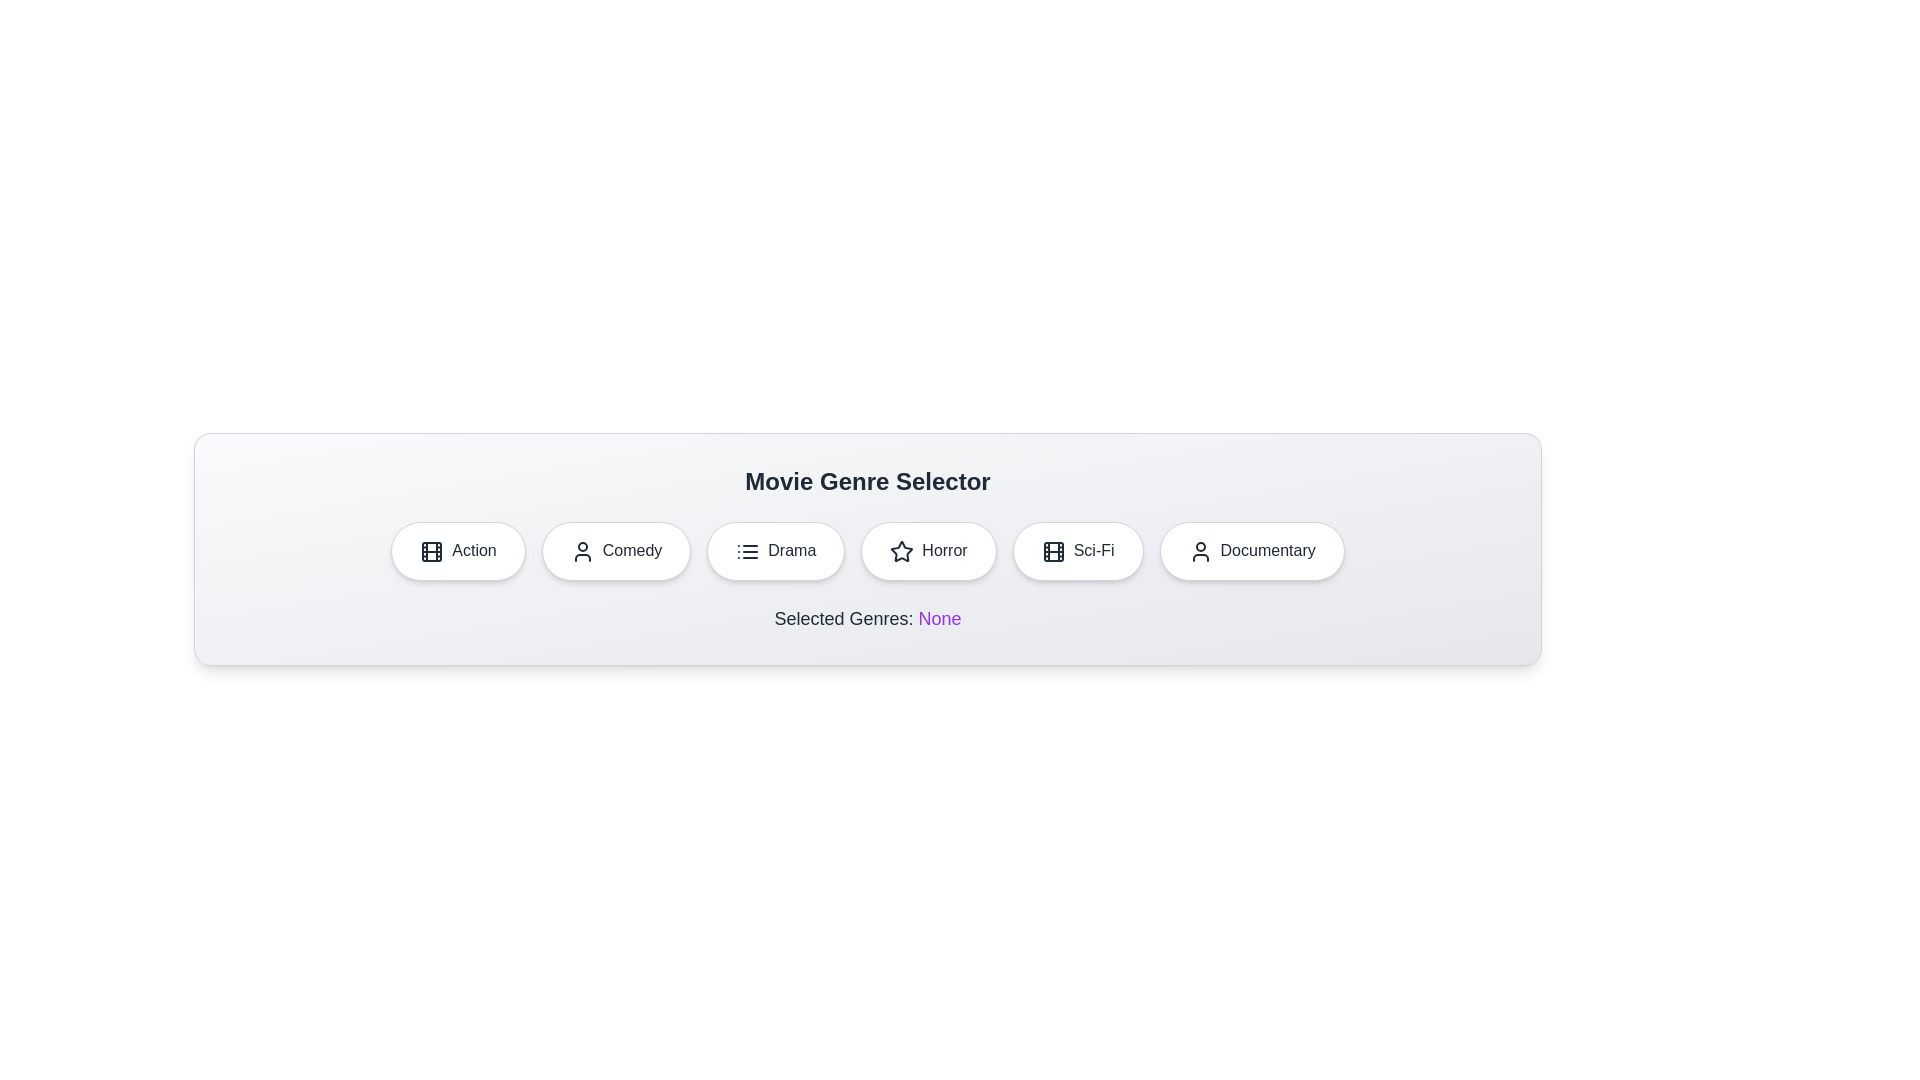 The width and height of the screenshot is (1920, 1080). What do you see at coordinates (1052, 551) in the screenshot?
I see `the decorative rectangle component of the 'Film' icon located at the top-left corner of the icon` at bounding box center [1052, 551].